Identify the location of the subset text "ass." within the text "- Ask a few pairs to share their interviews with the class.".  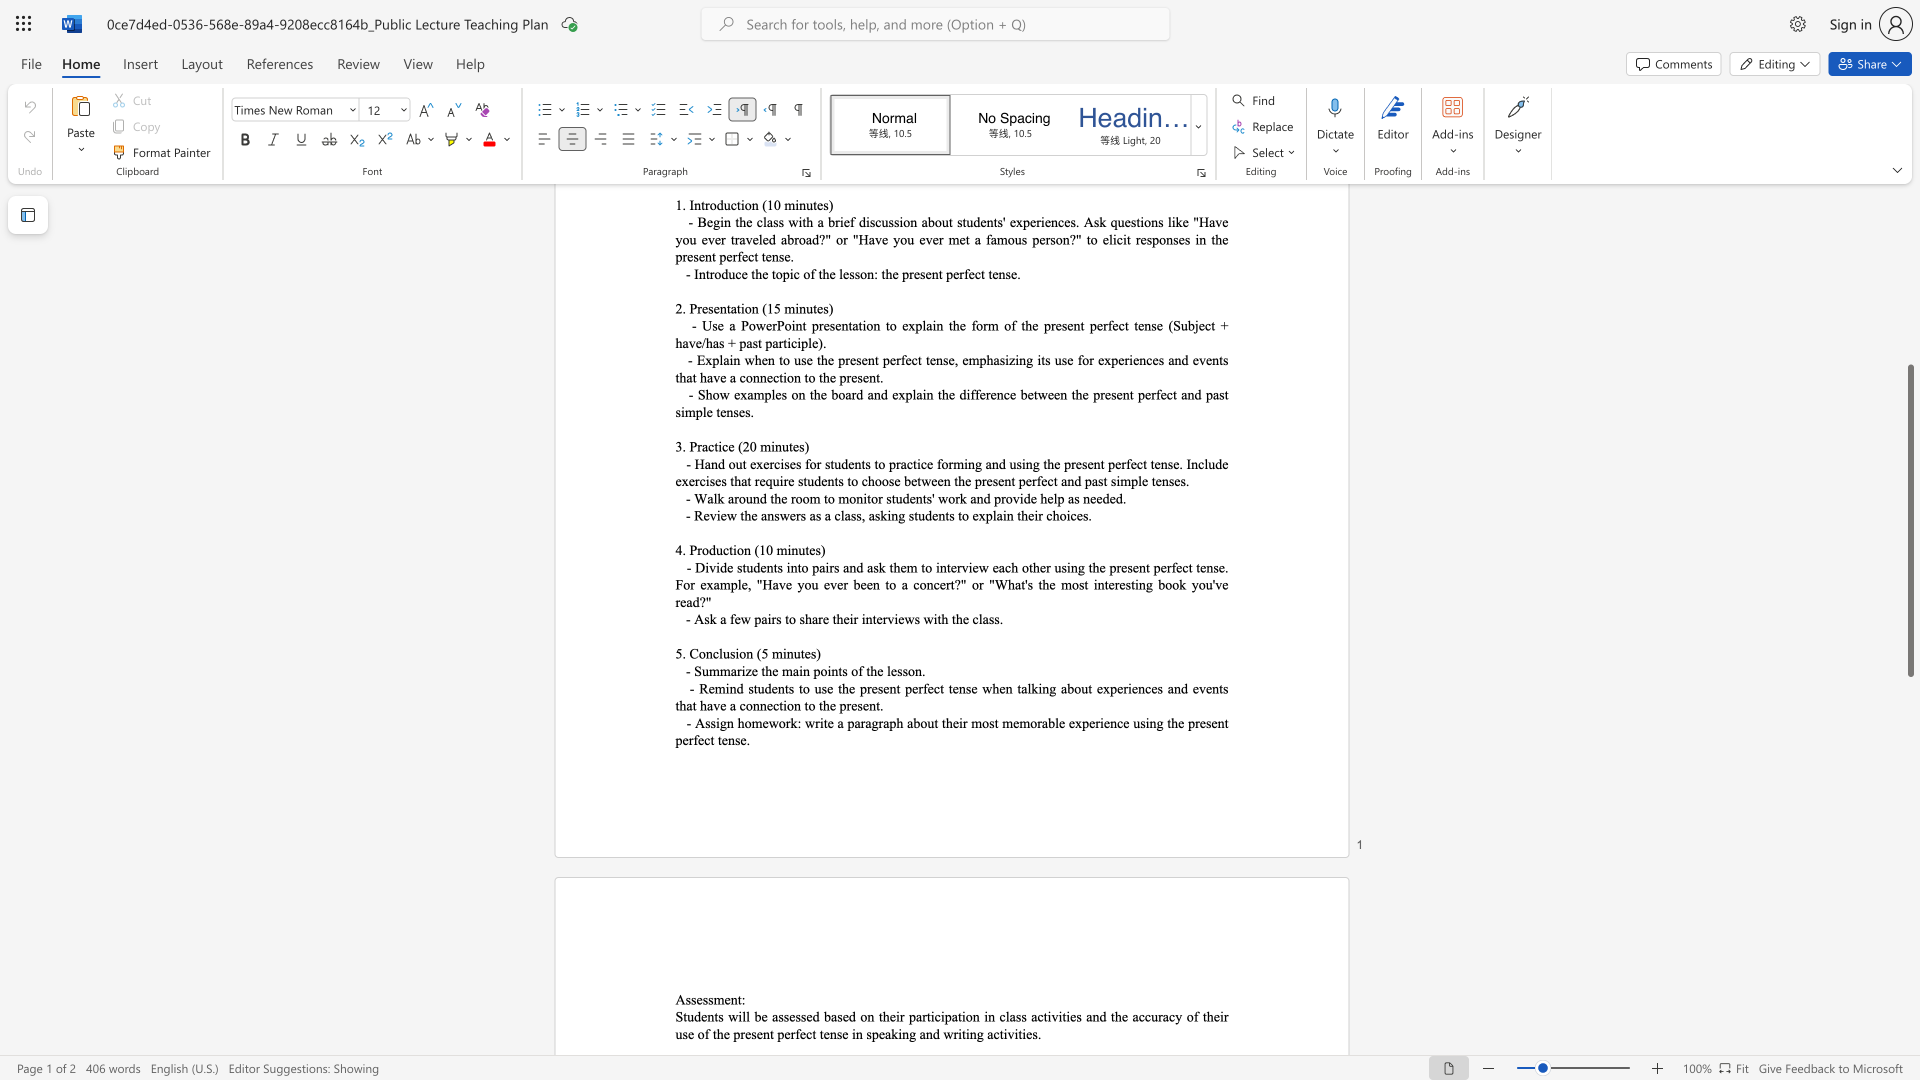
(982, 618).